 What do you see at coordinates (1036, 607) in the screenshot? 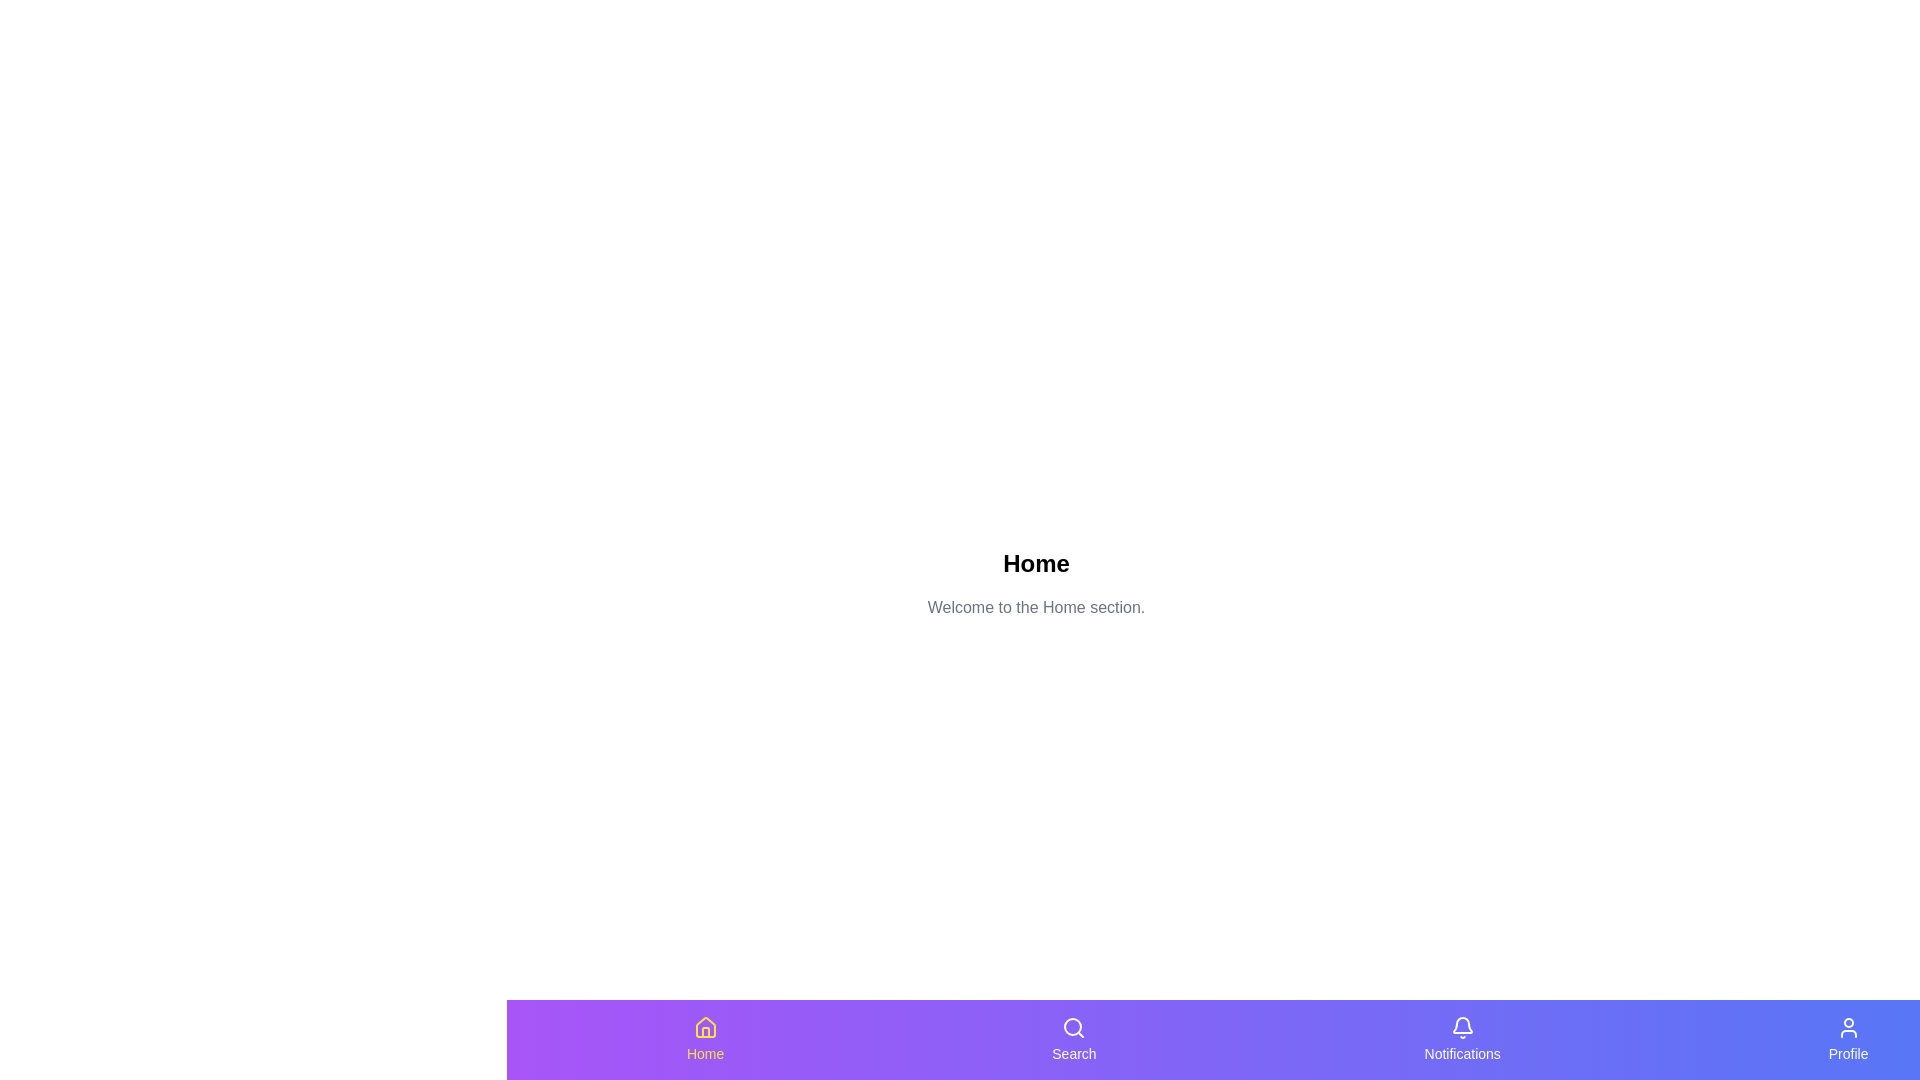
I see `the text label displaying 'Welcome to the Home section.' which is centrally aligned beneath the title 'Home'` at bounding box center [1036, 607].